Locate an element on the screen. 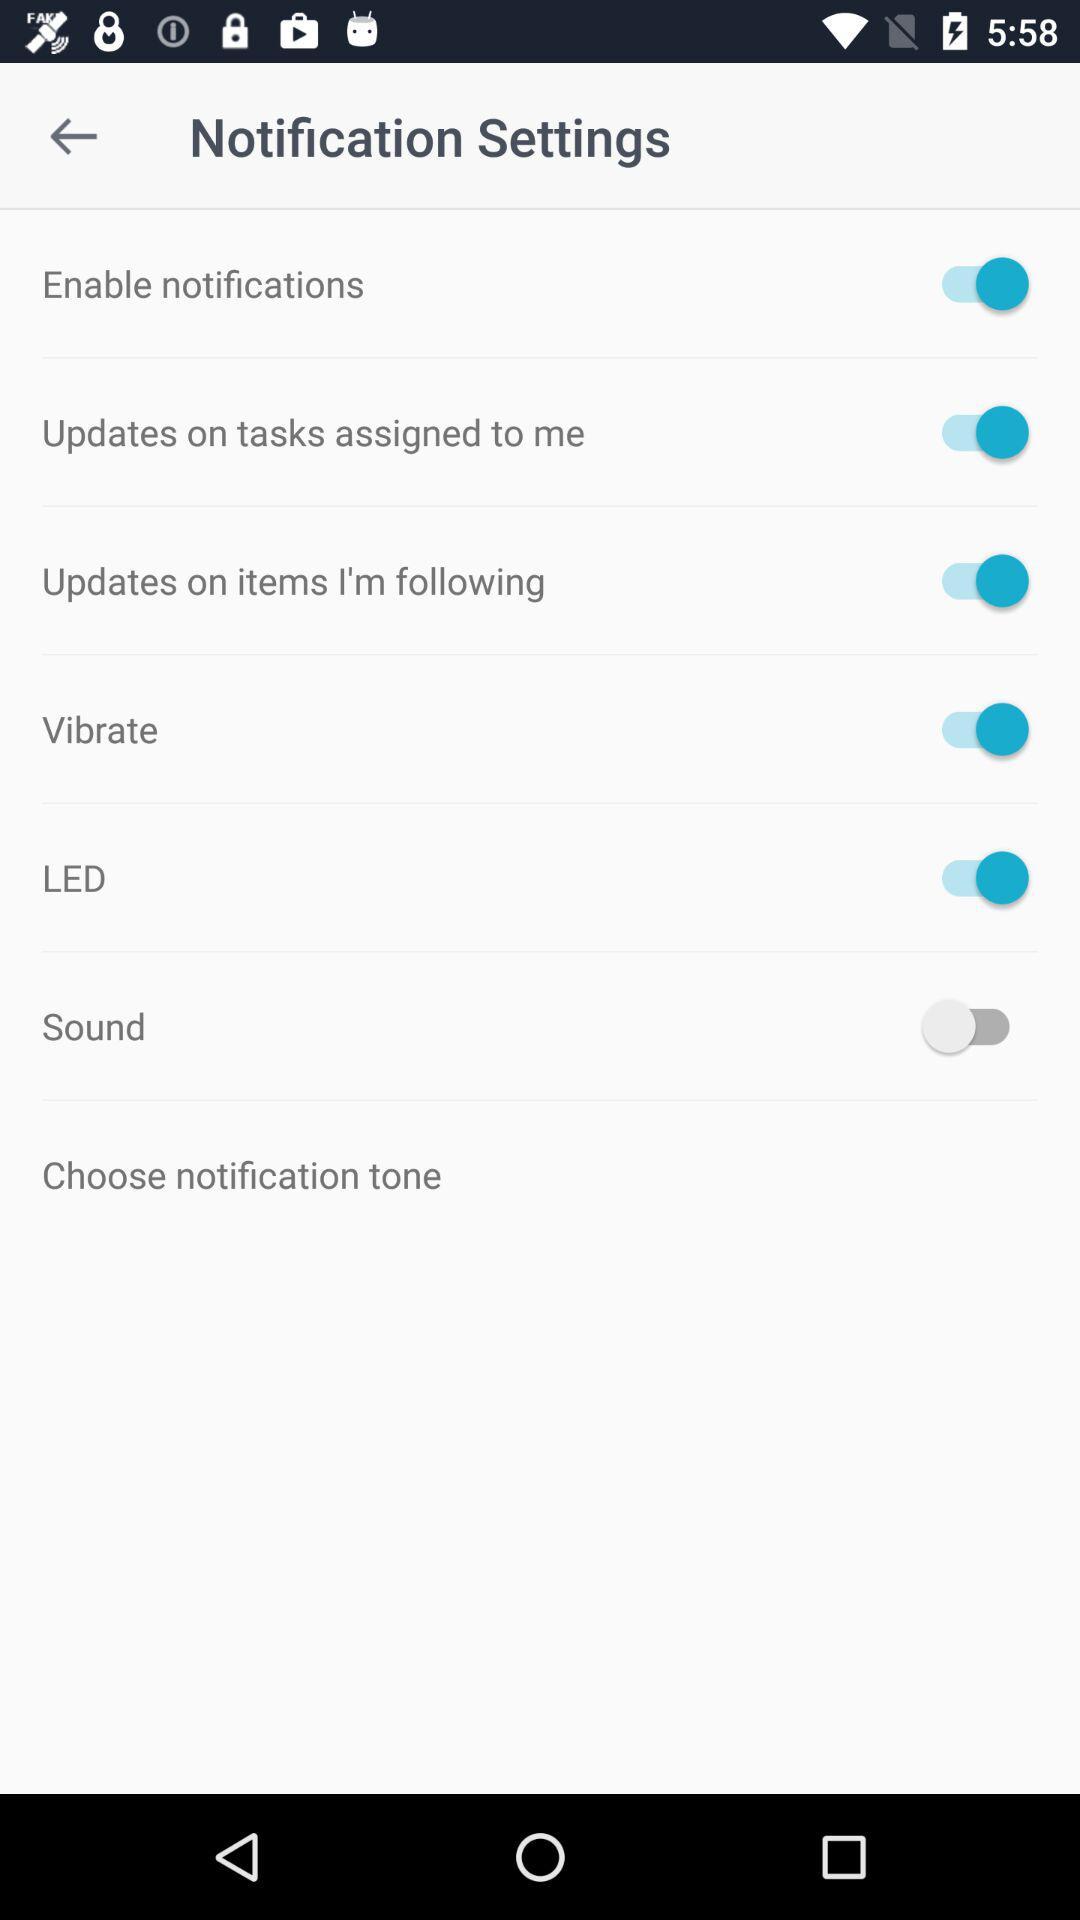 The image size is (1080, 1920). notification on button is located at coordinates (974, 282).